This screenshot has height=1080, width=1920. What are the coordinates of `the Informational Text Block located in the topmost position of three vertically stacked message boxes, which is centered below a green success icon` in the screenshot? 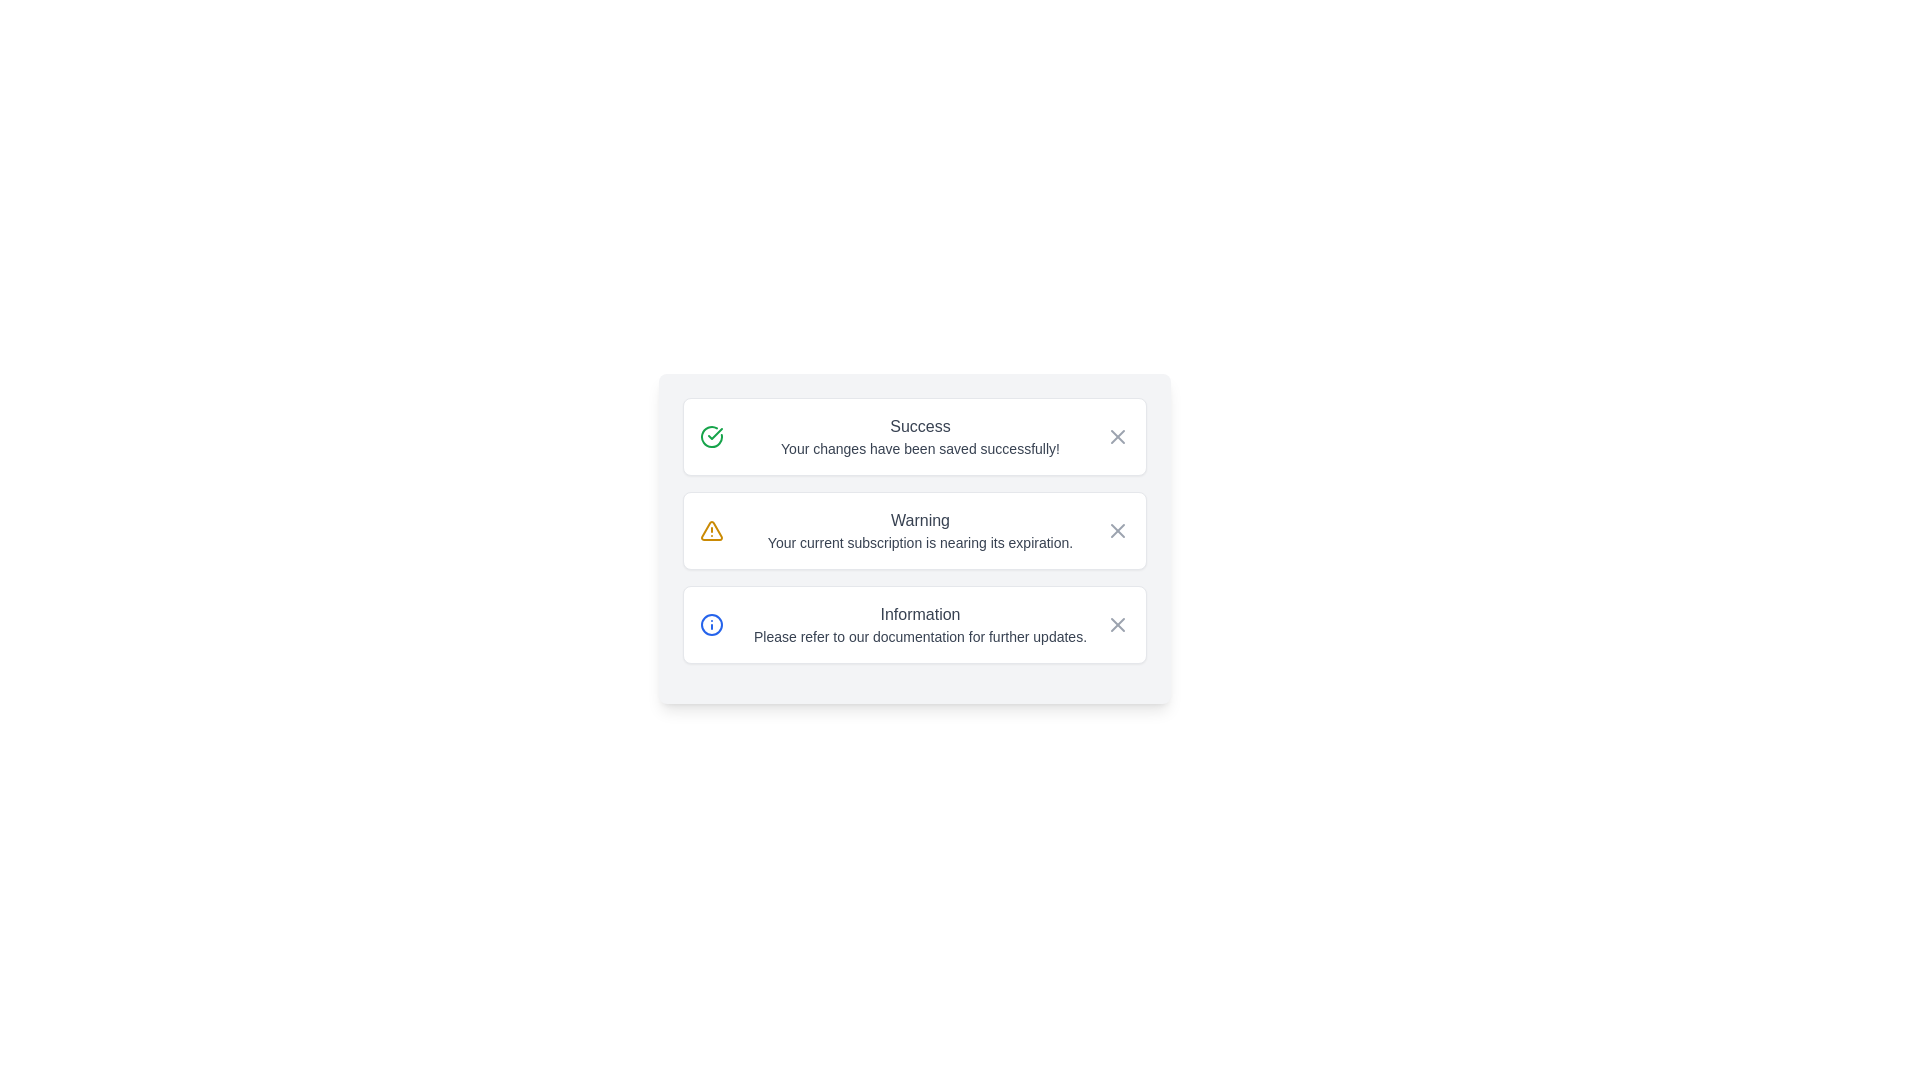 It's located at (919, 435).